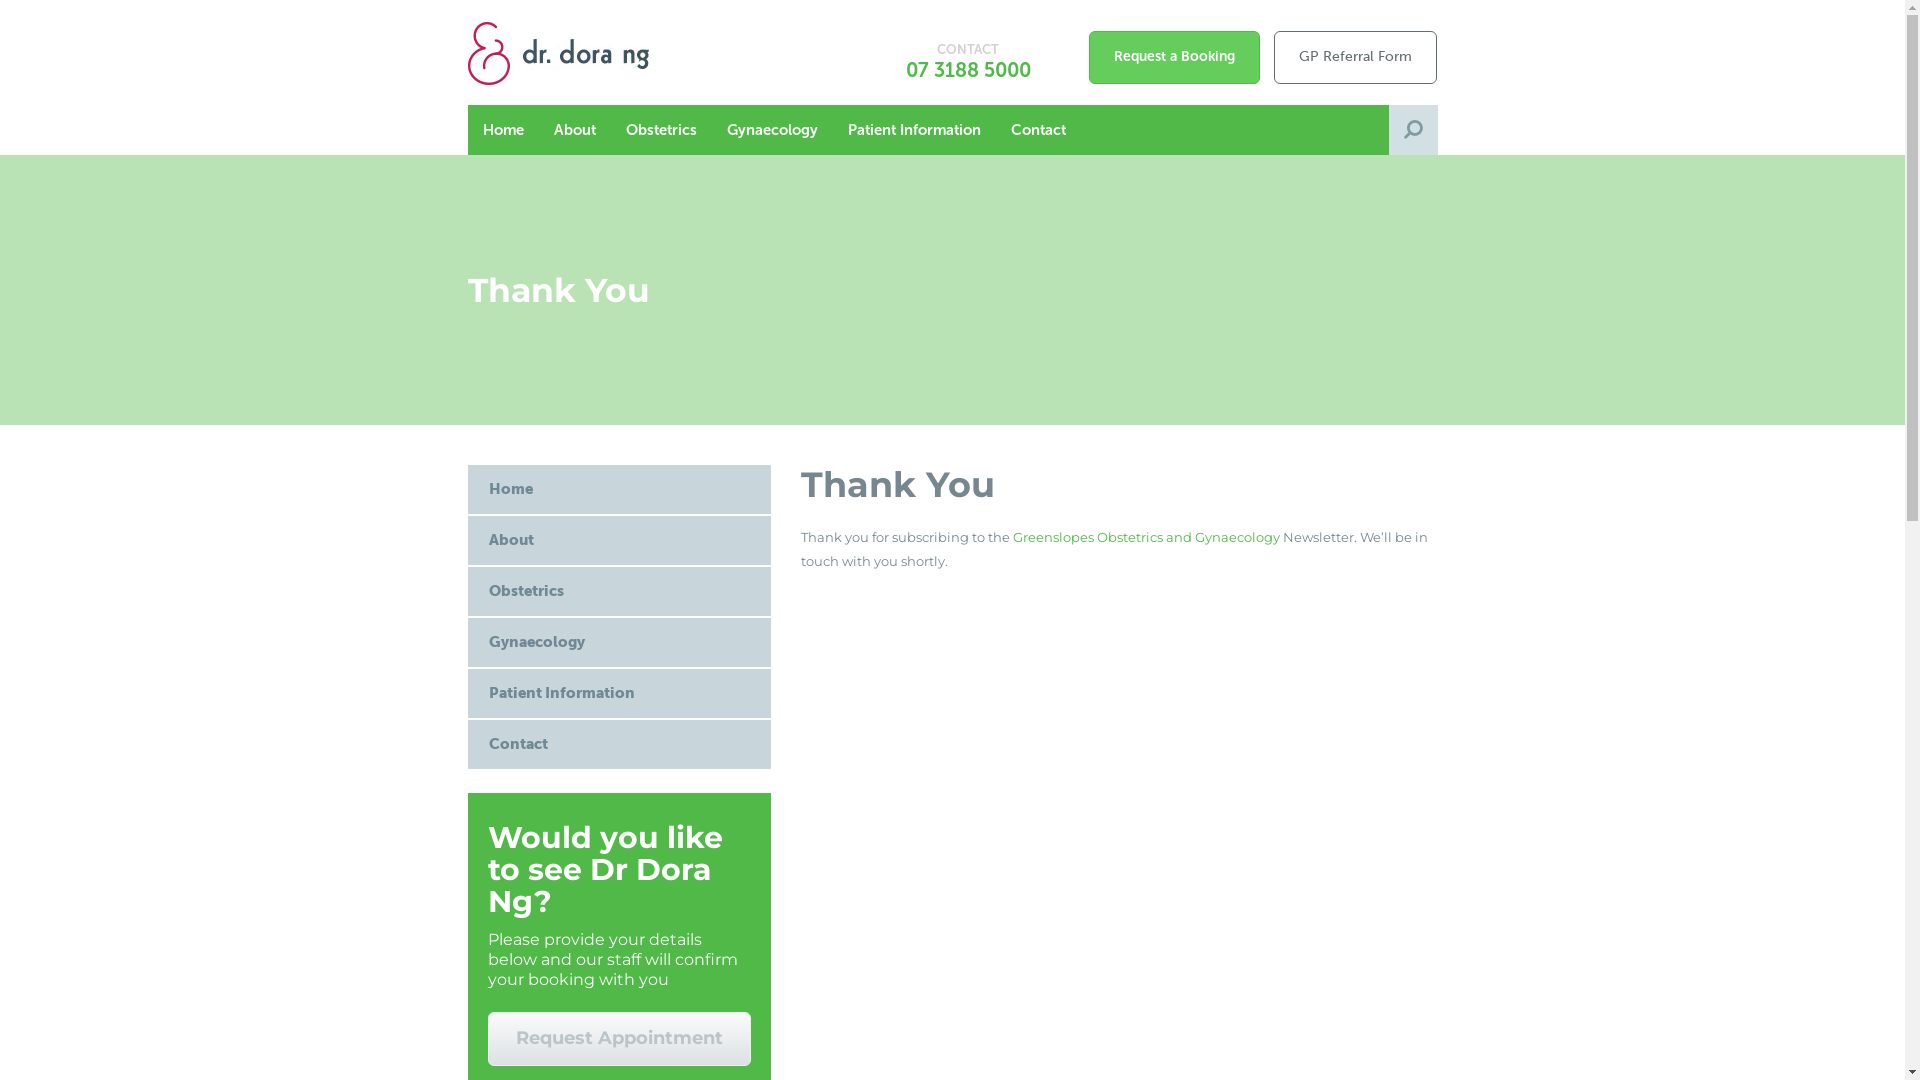 This screenshot has width=1920, height=1080. What do you see at coordinates (618, 744) in the screenshot?
I see `'Contact'` at bounding box center [618, 744].